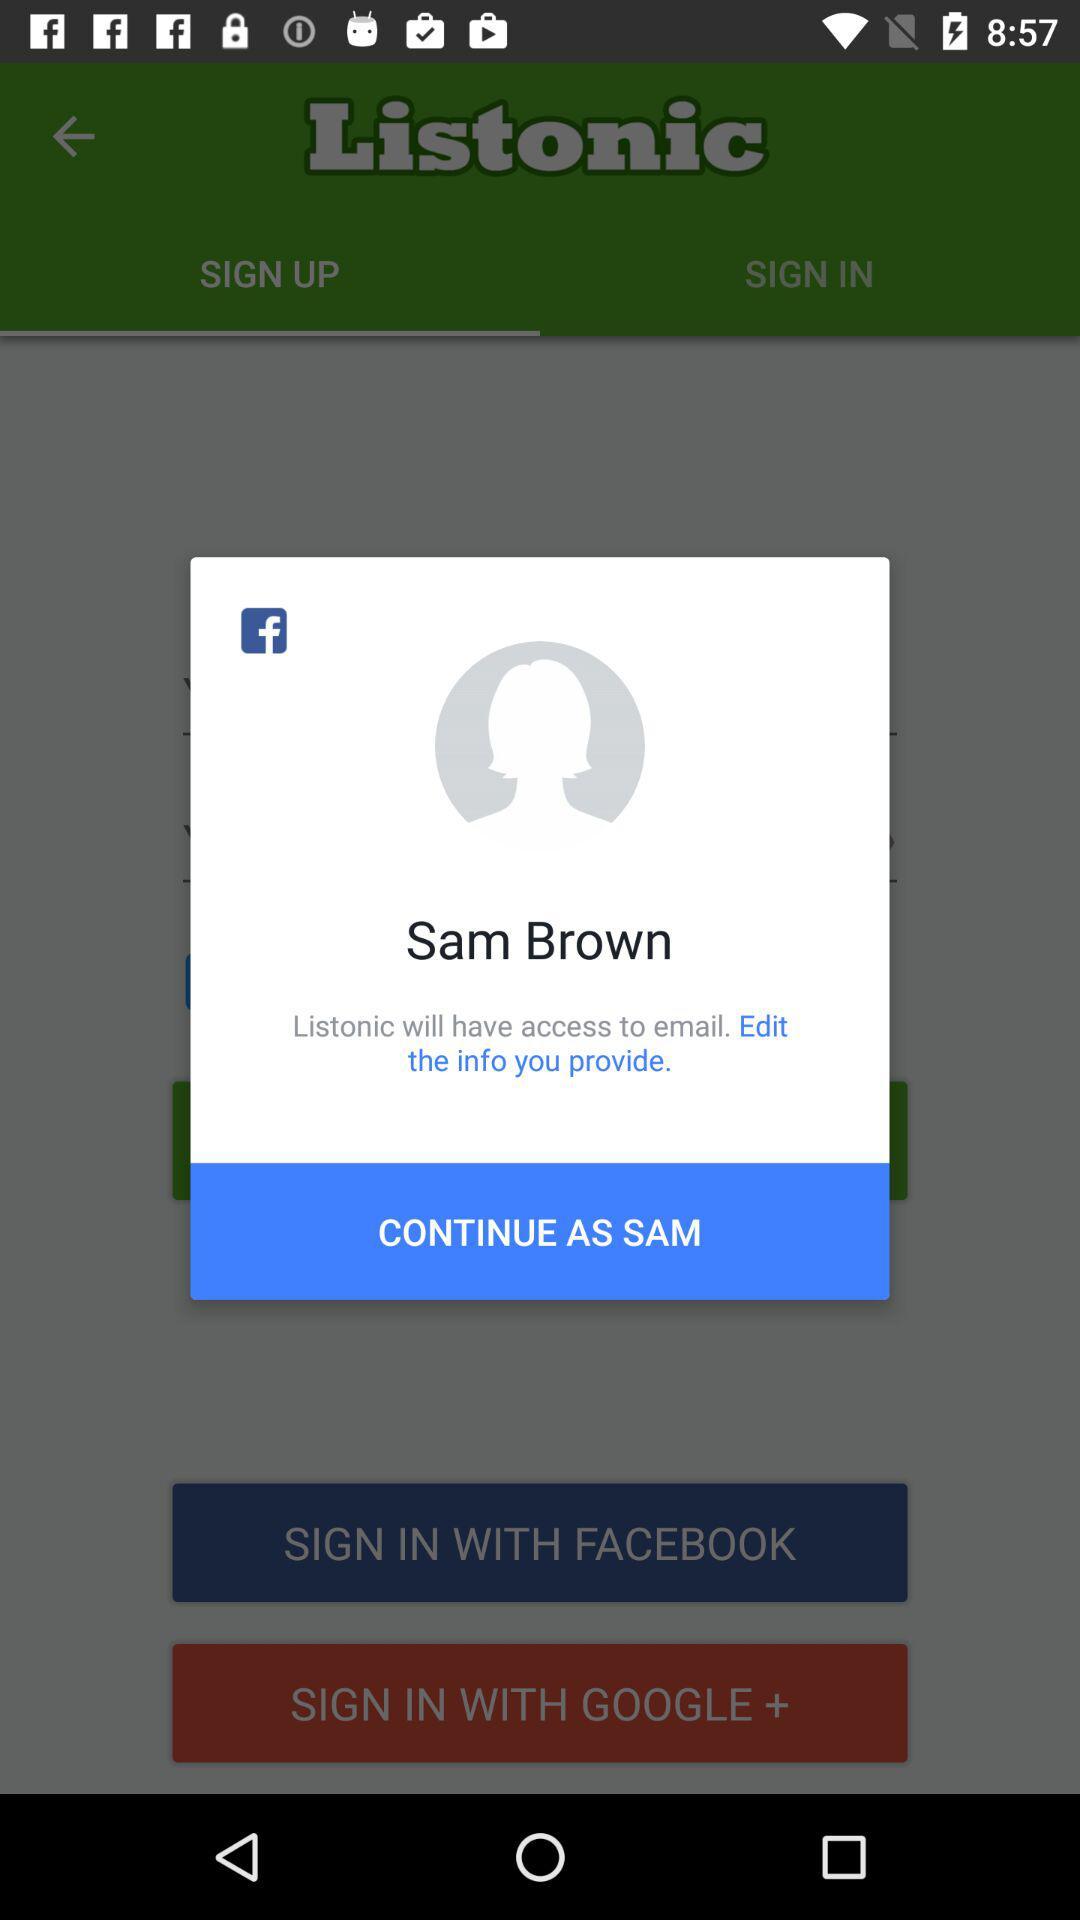 This screenshot has width=1080, height=1920. I want to click on the continue as sam, so click(540, 1230).